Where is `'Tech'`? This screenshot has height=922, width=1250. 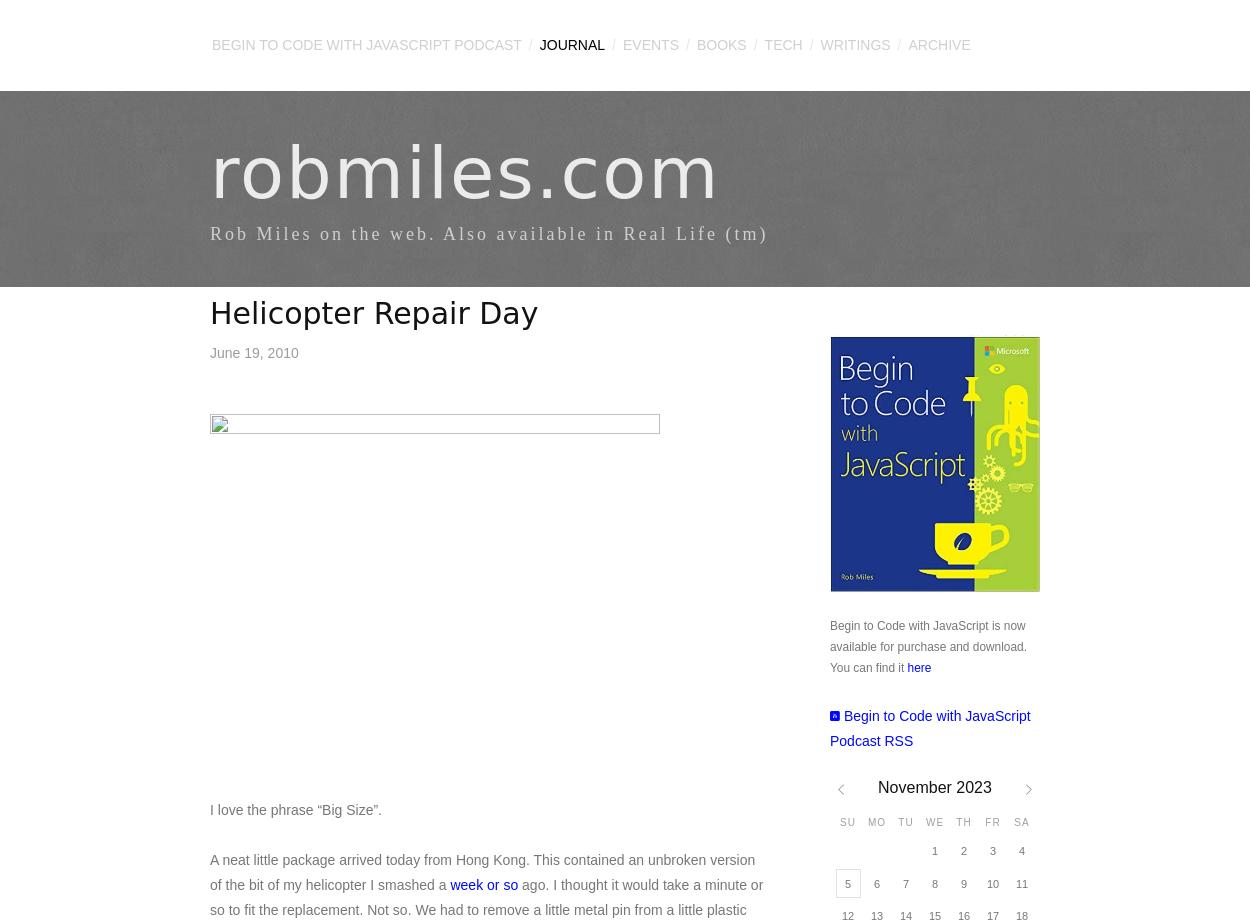
'Tech' is located at coordinates (764, 44).